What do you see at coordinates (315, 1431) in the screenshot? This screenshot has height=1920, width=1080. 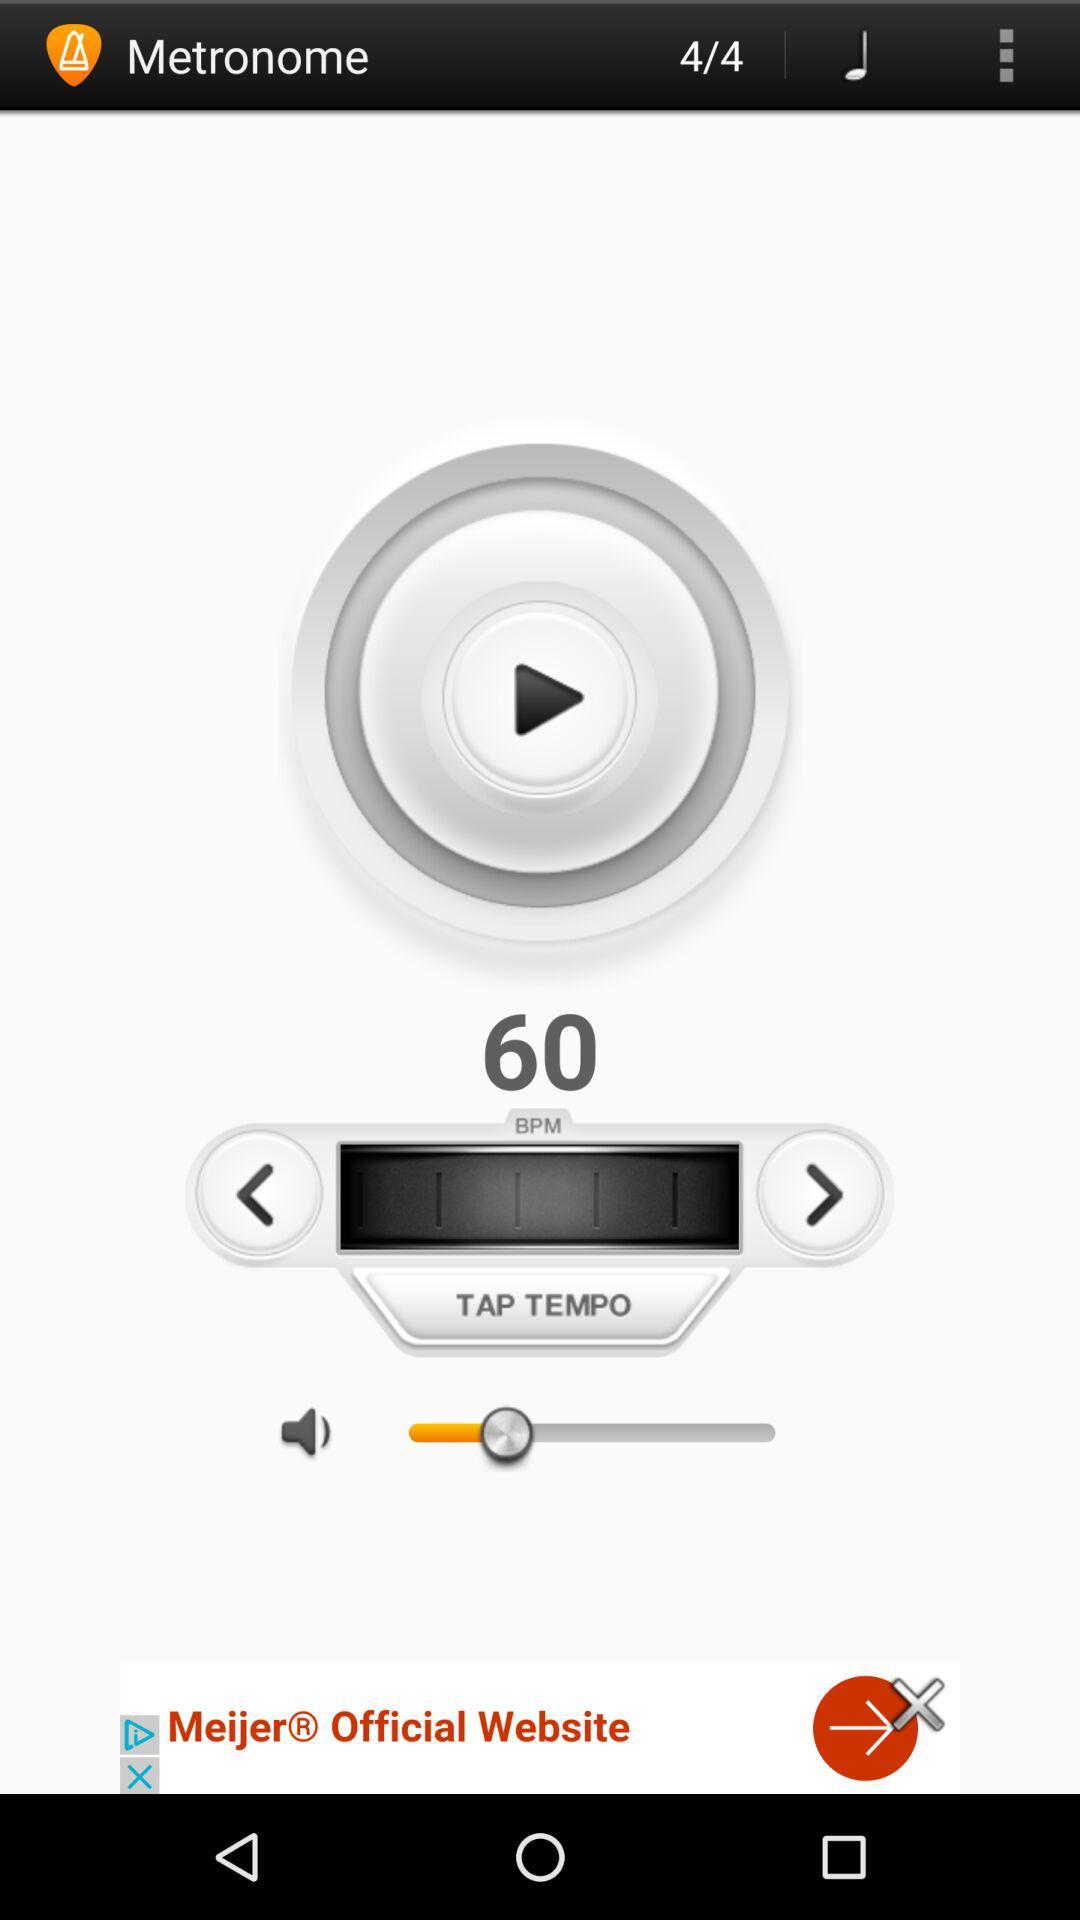 I see `mute` at bounding box center [315, 1431].